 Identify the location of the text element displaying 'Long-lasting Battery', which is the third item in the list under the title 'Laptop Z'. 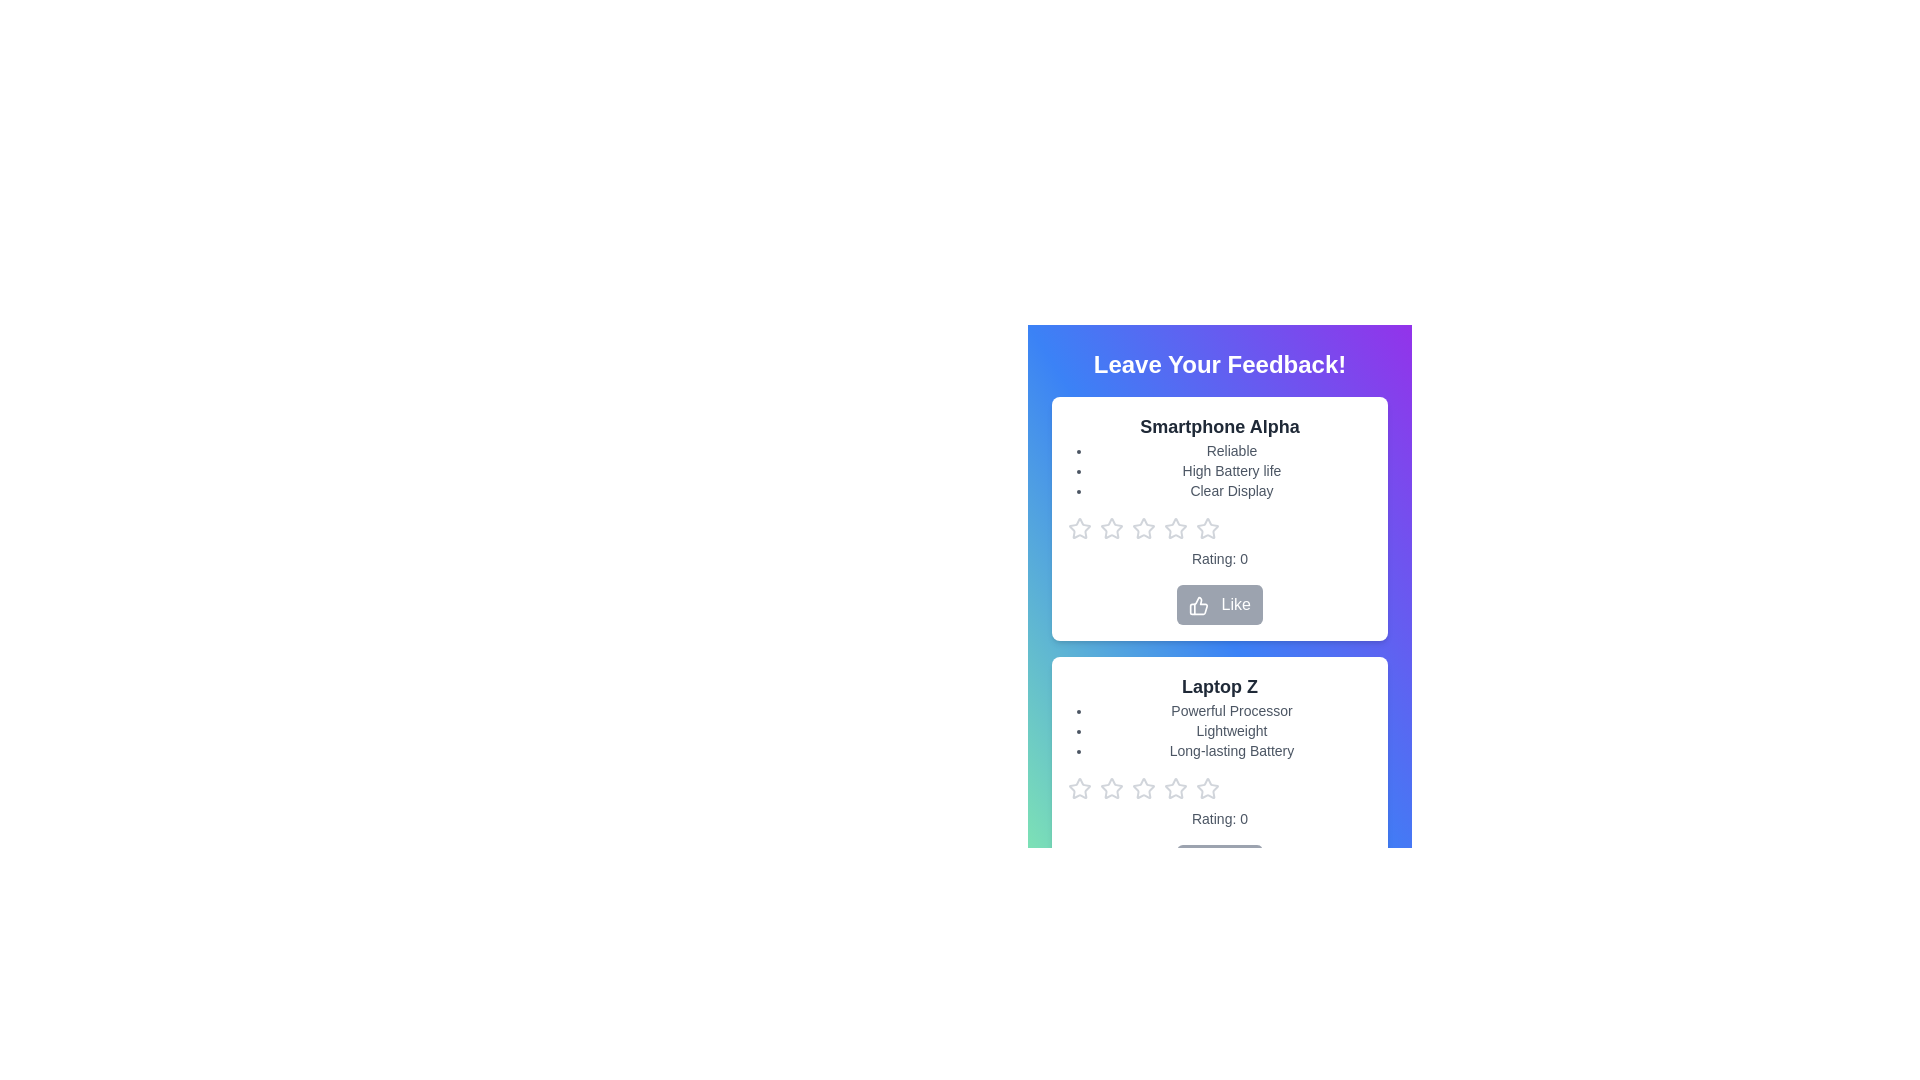
(1231, 751).